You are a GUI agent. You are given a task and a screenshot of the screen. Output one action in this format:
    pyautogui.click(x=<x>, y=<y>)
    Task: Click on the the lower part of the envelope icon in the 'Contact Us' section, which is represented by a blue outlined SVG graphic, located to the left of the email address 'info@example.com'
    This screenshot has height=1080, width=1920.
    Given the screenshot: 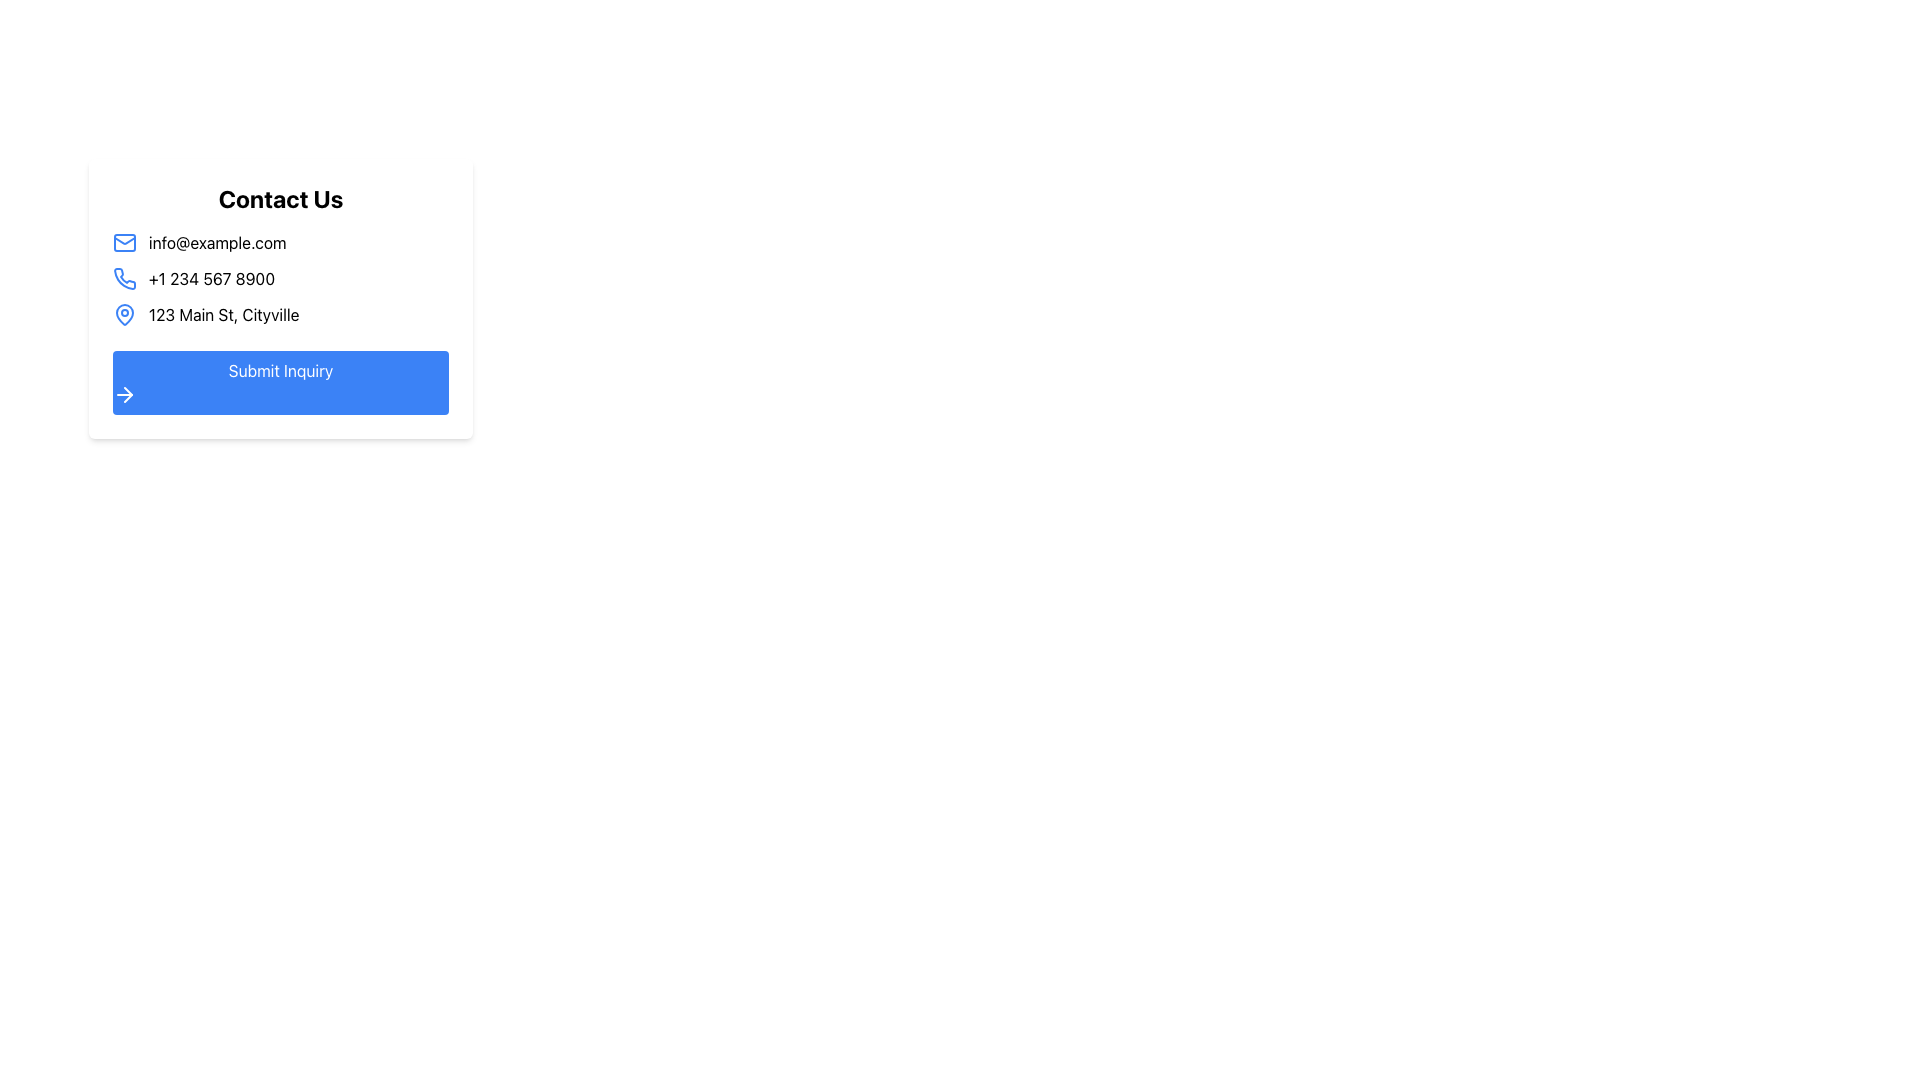 What is the action you would take?
    pyautogui.click(x=123, y=238)
    